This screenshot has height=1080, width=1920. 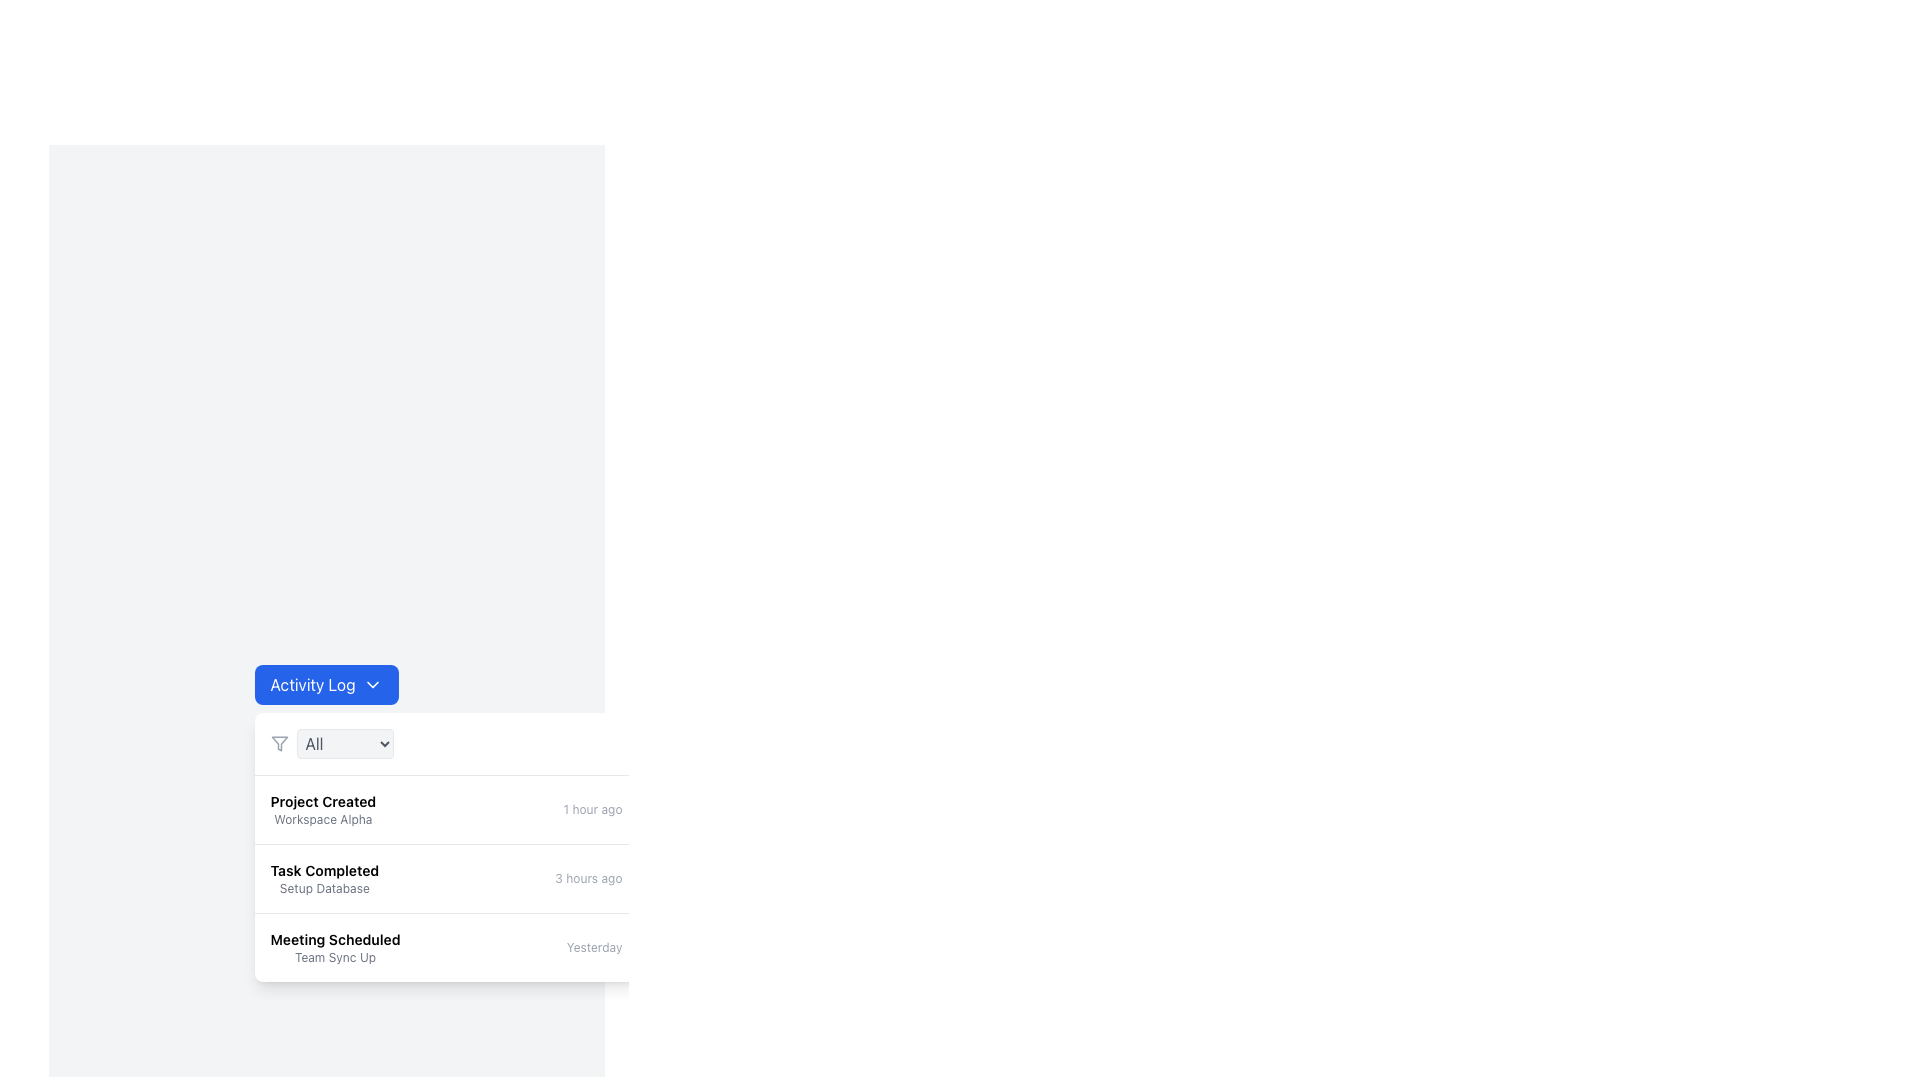 What do you see at coordinates (326, 684) in the screenshot?
I see `the blue rectangular button labeled 'Activity Log' with a downward-facing chevron icon` at bounding box center [326, 684].